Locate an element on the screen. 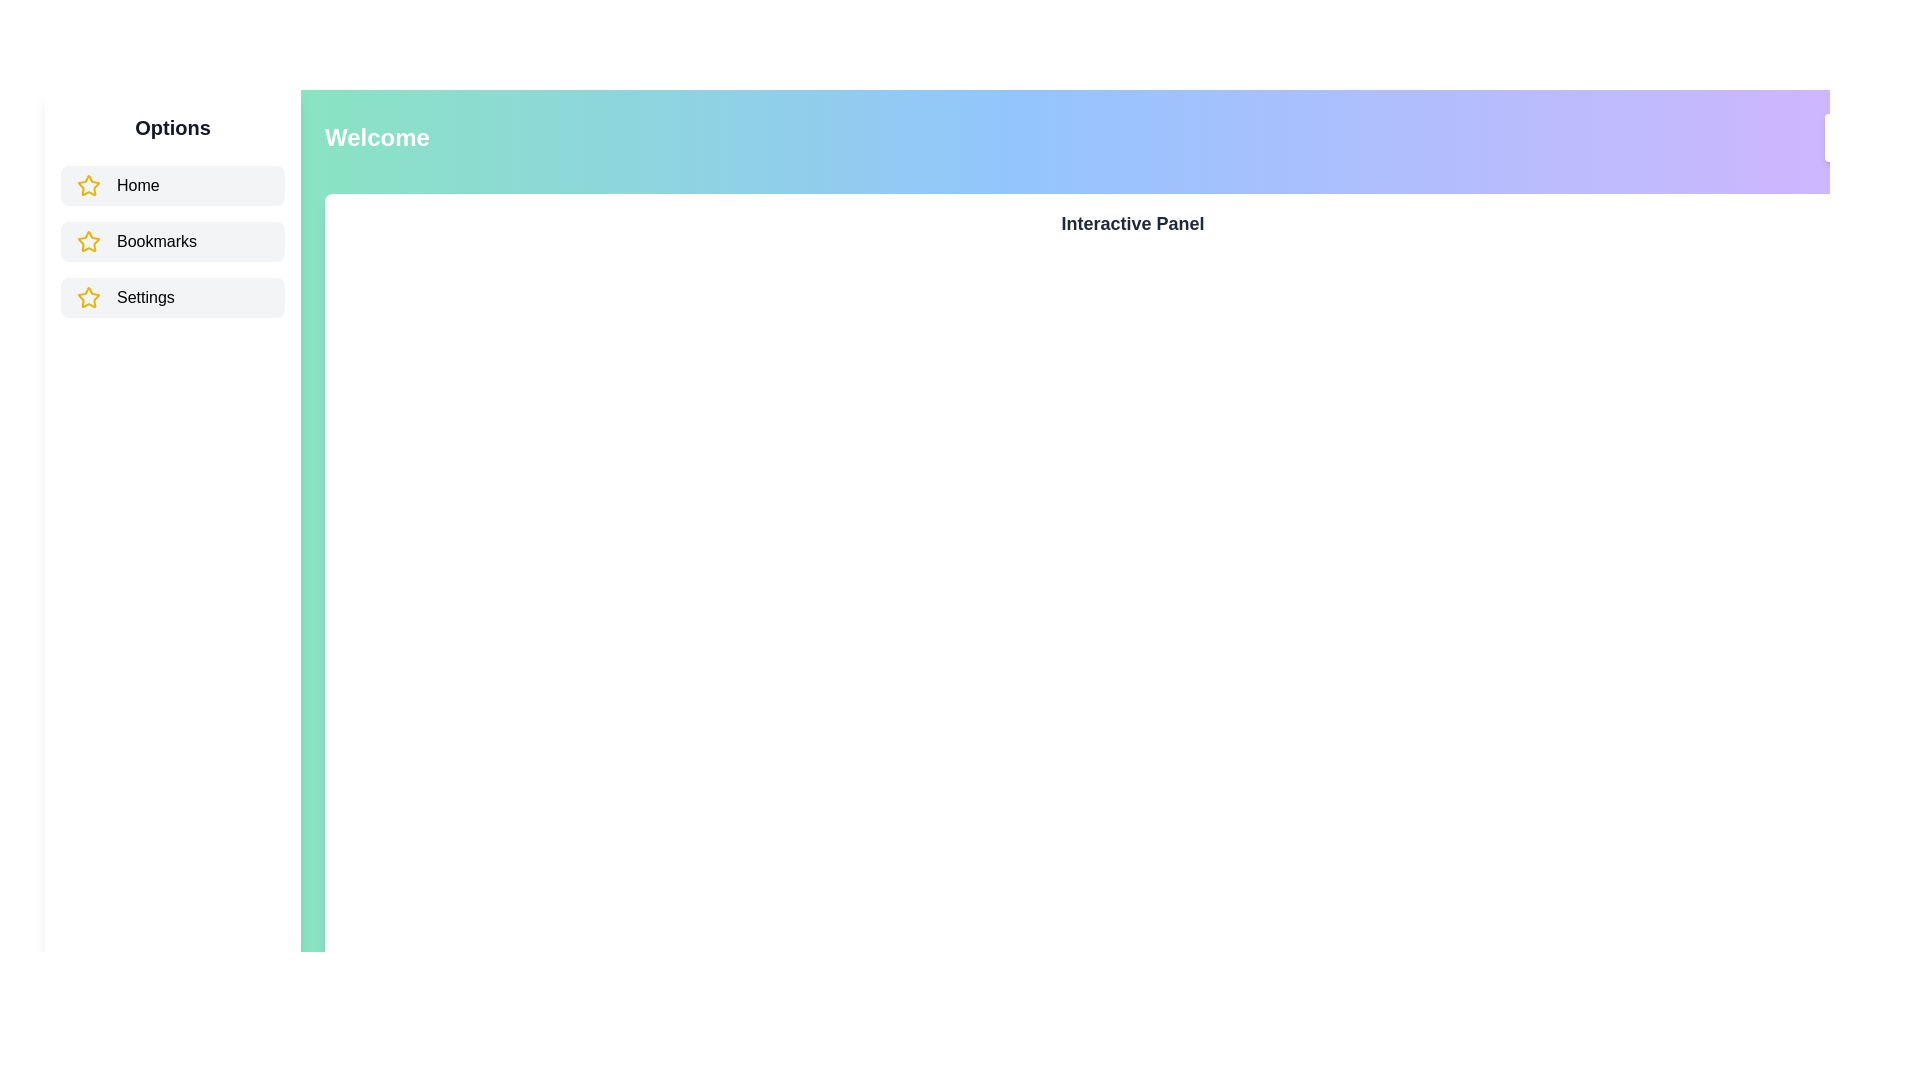  text of the heading element located at the top of the sidebar menu, which organizes items under the 'Options' category is located at coordinates (172, 127).